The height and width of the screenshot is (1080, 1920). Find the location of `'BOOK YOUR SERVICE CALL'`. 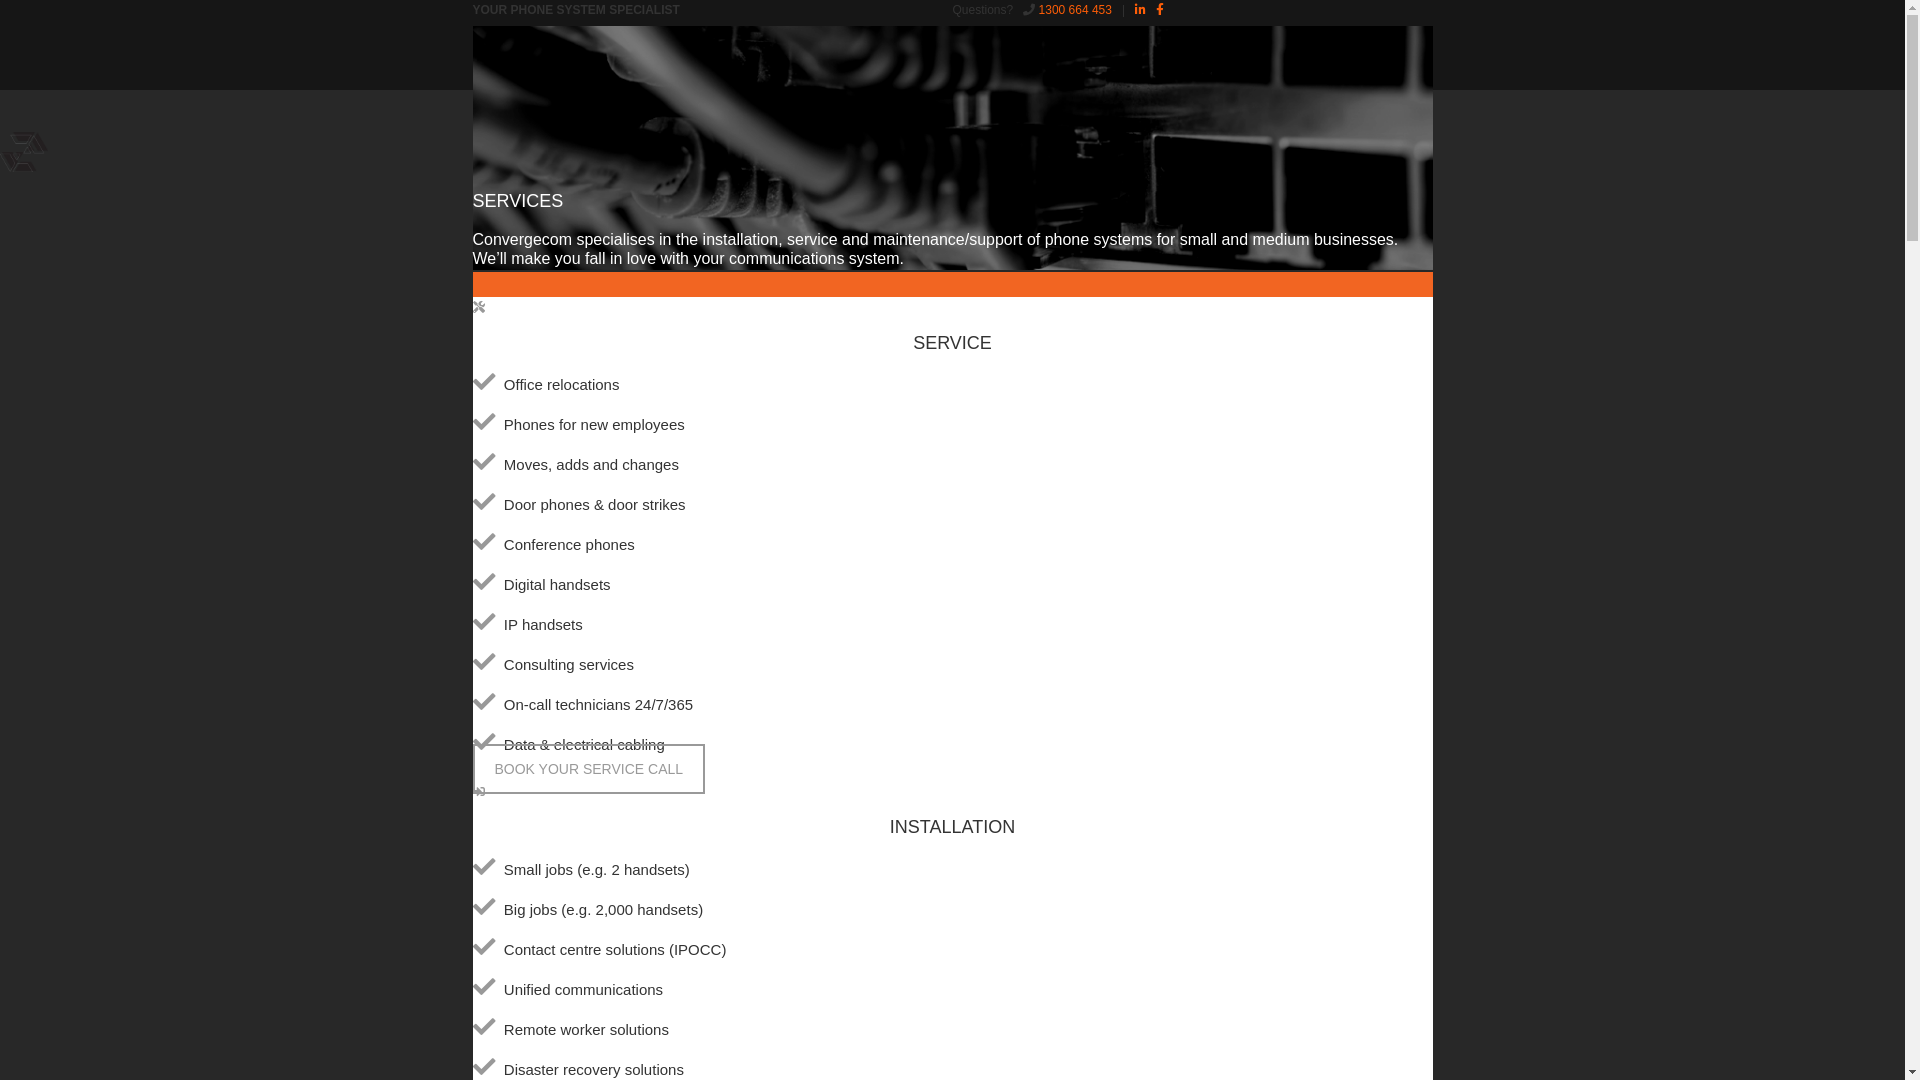

'BOOK YOUR SERVICE CALL' is located at coordinates (587, 769).